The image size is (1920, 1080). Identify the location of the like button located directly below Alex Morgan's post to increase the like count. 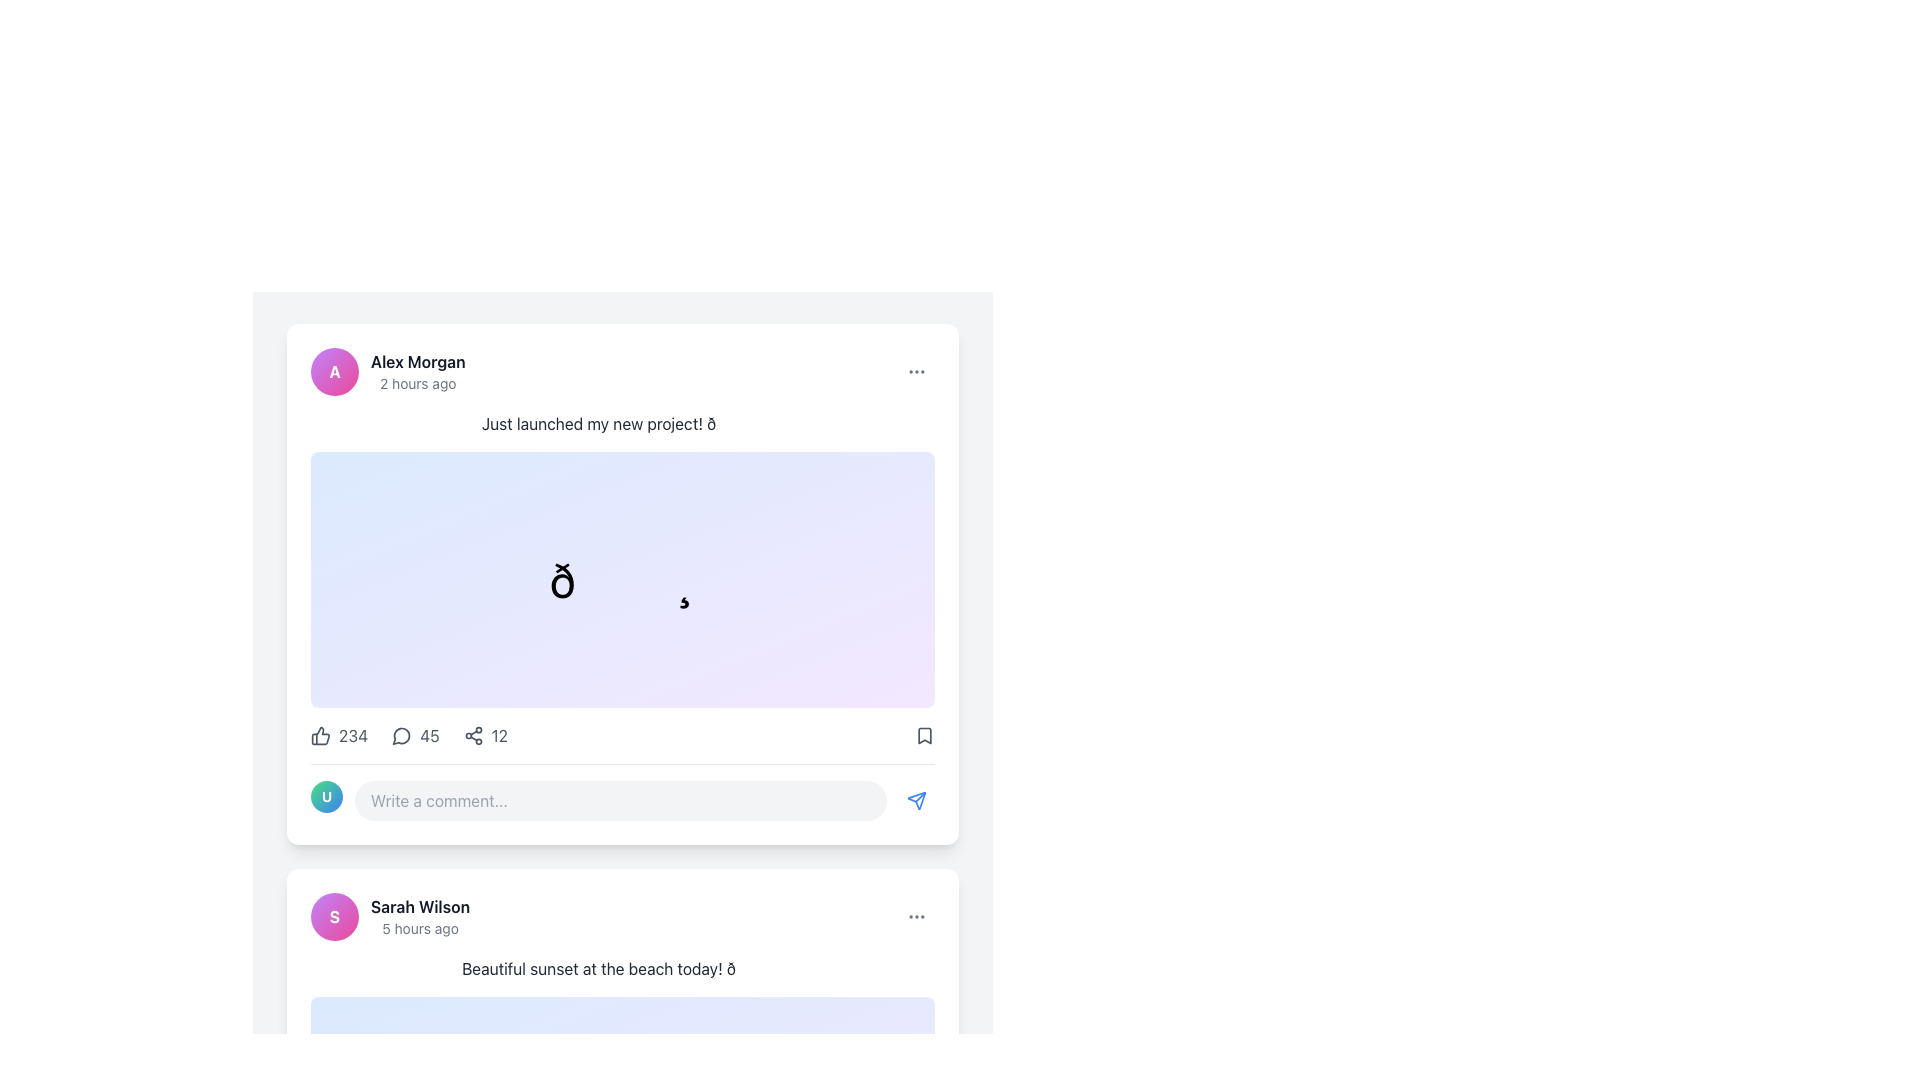
(339, 736).